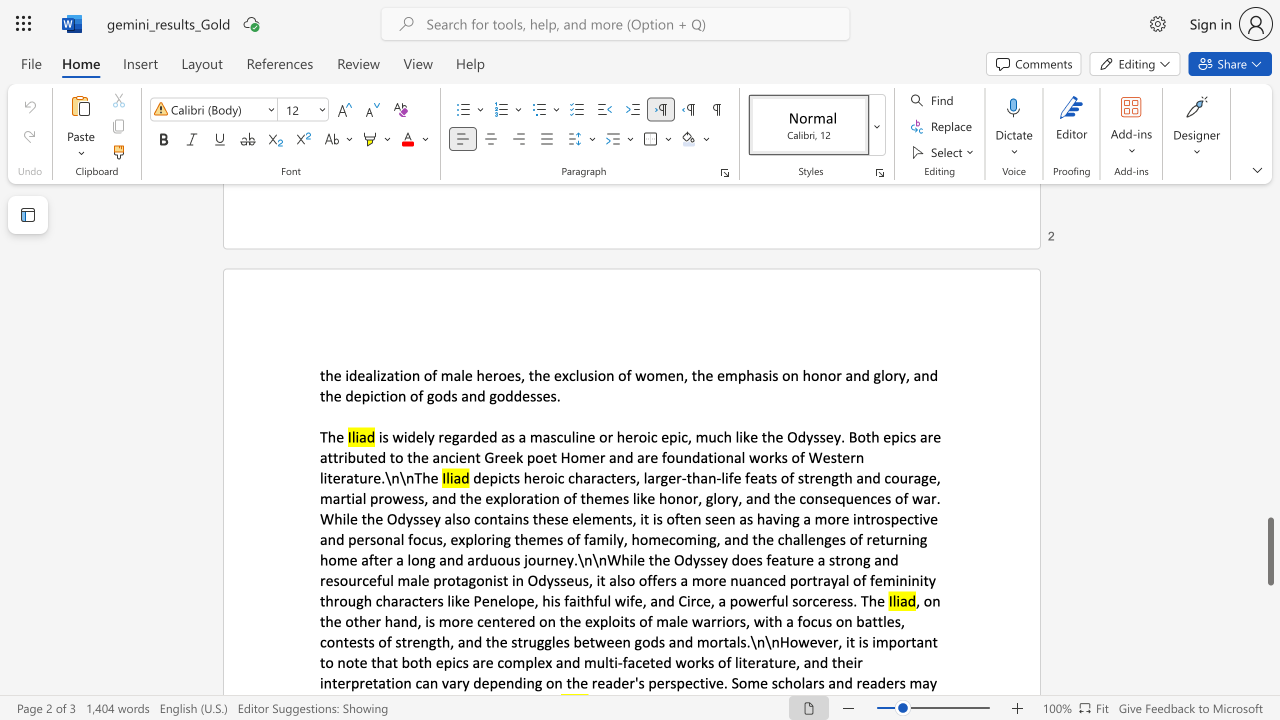 Image resolution: width=1280 pixels, height=720 pixels. I want to click on the scrollbar to move the page upward, so click(1269, 450).